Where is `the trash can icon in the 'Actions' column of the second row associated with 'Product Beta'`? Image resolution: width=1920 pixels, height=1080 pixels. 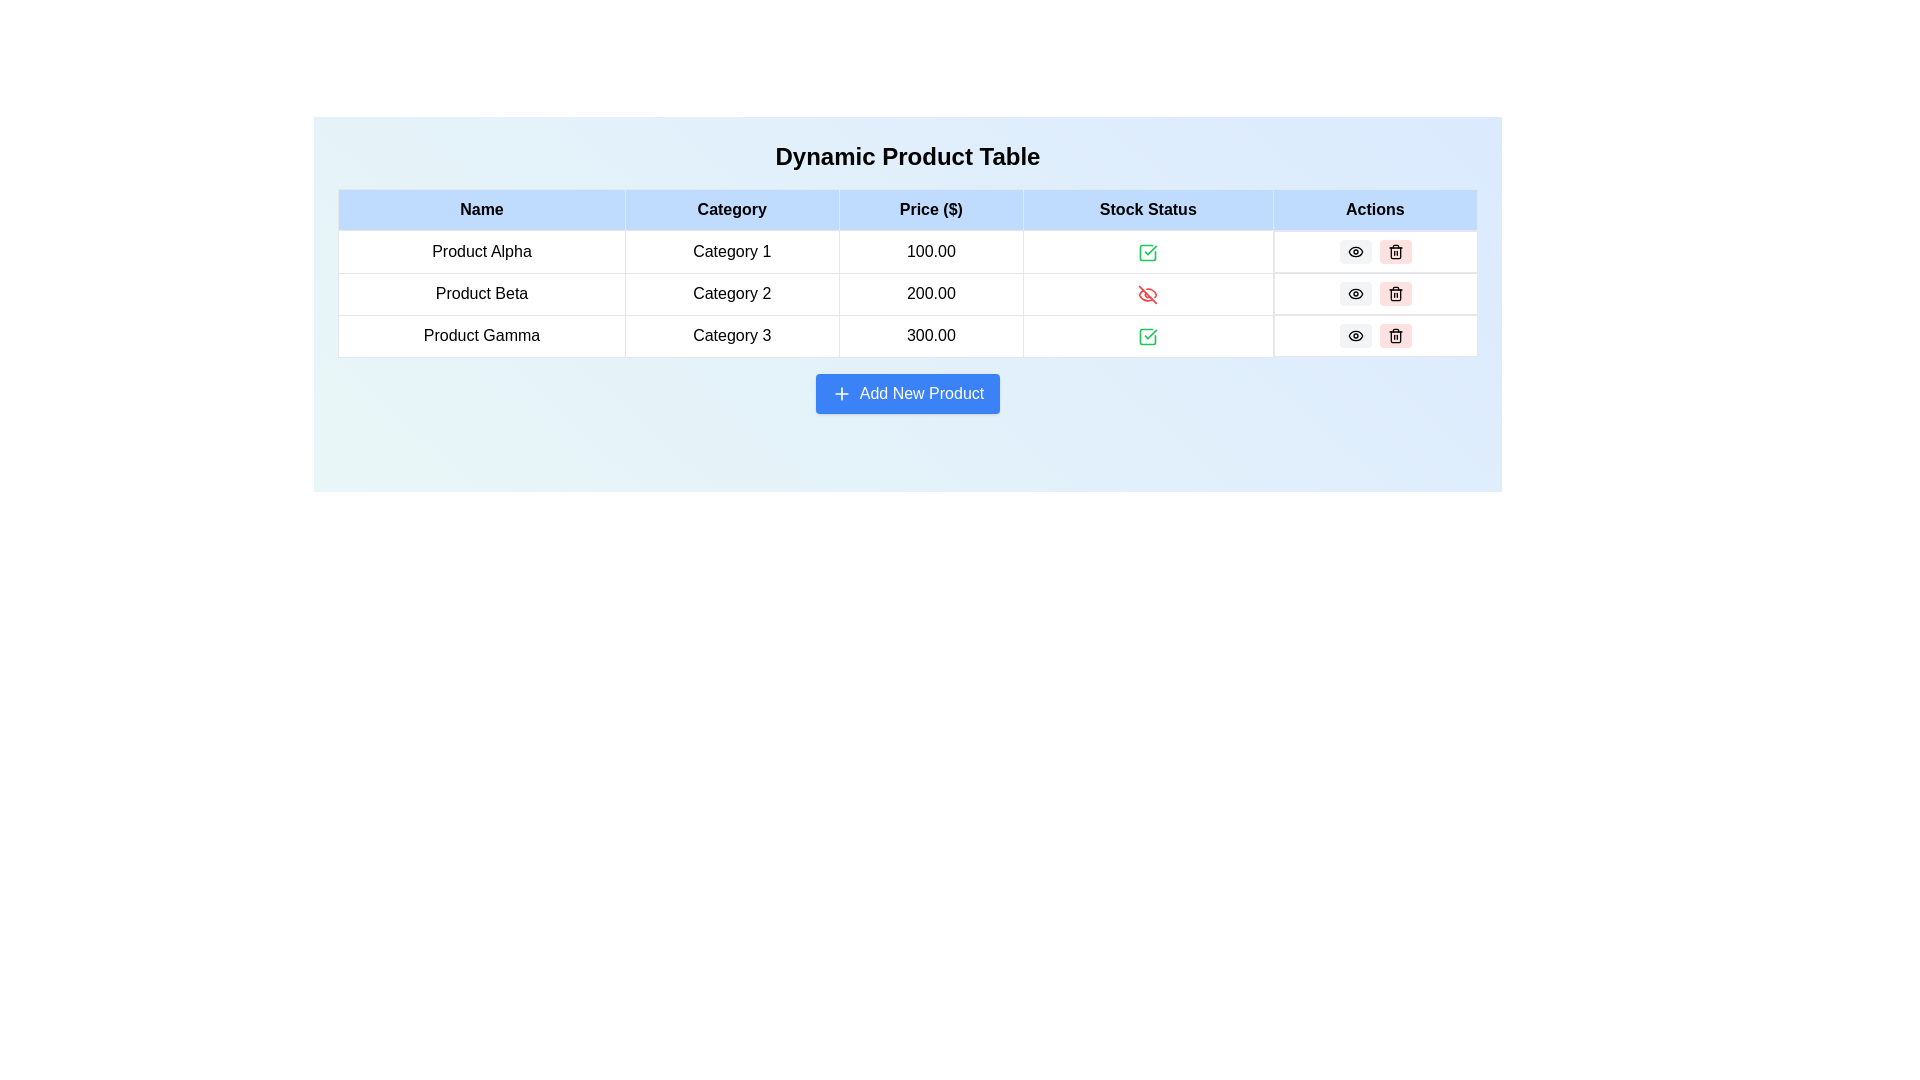 the trash can icon in the 'Actions' column of the second row associated with 'Product Beta' is located at coordinates (1394, 252).